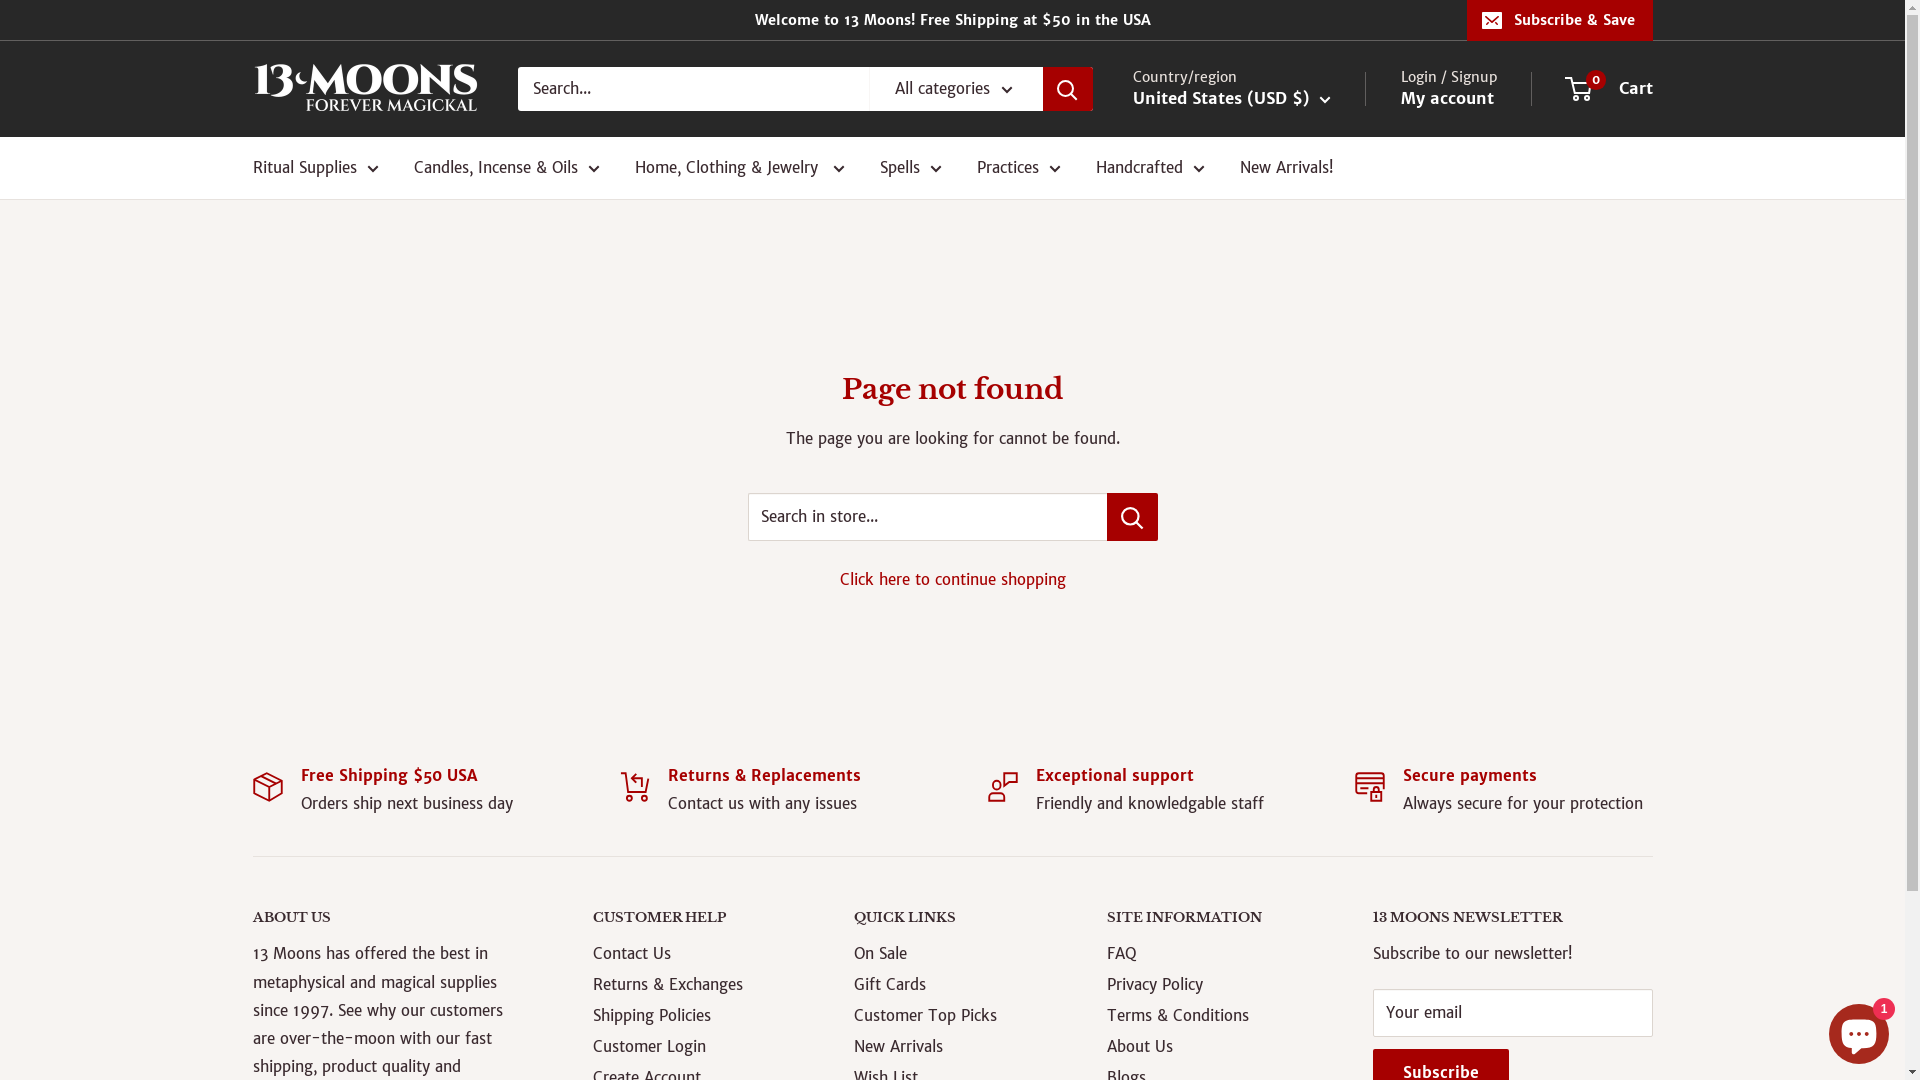  I want to click on 'Customer Login', so click(688, 1045).